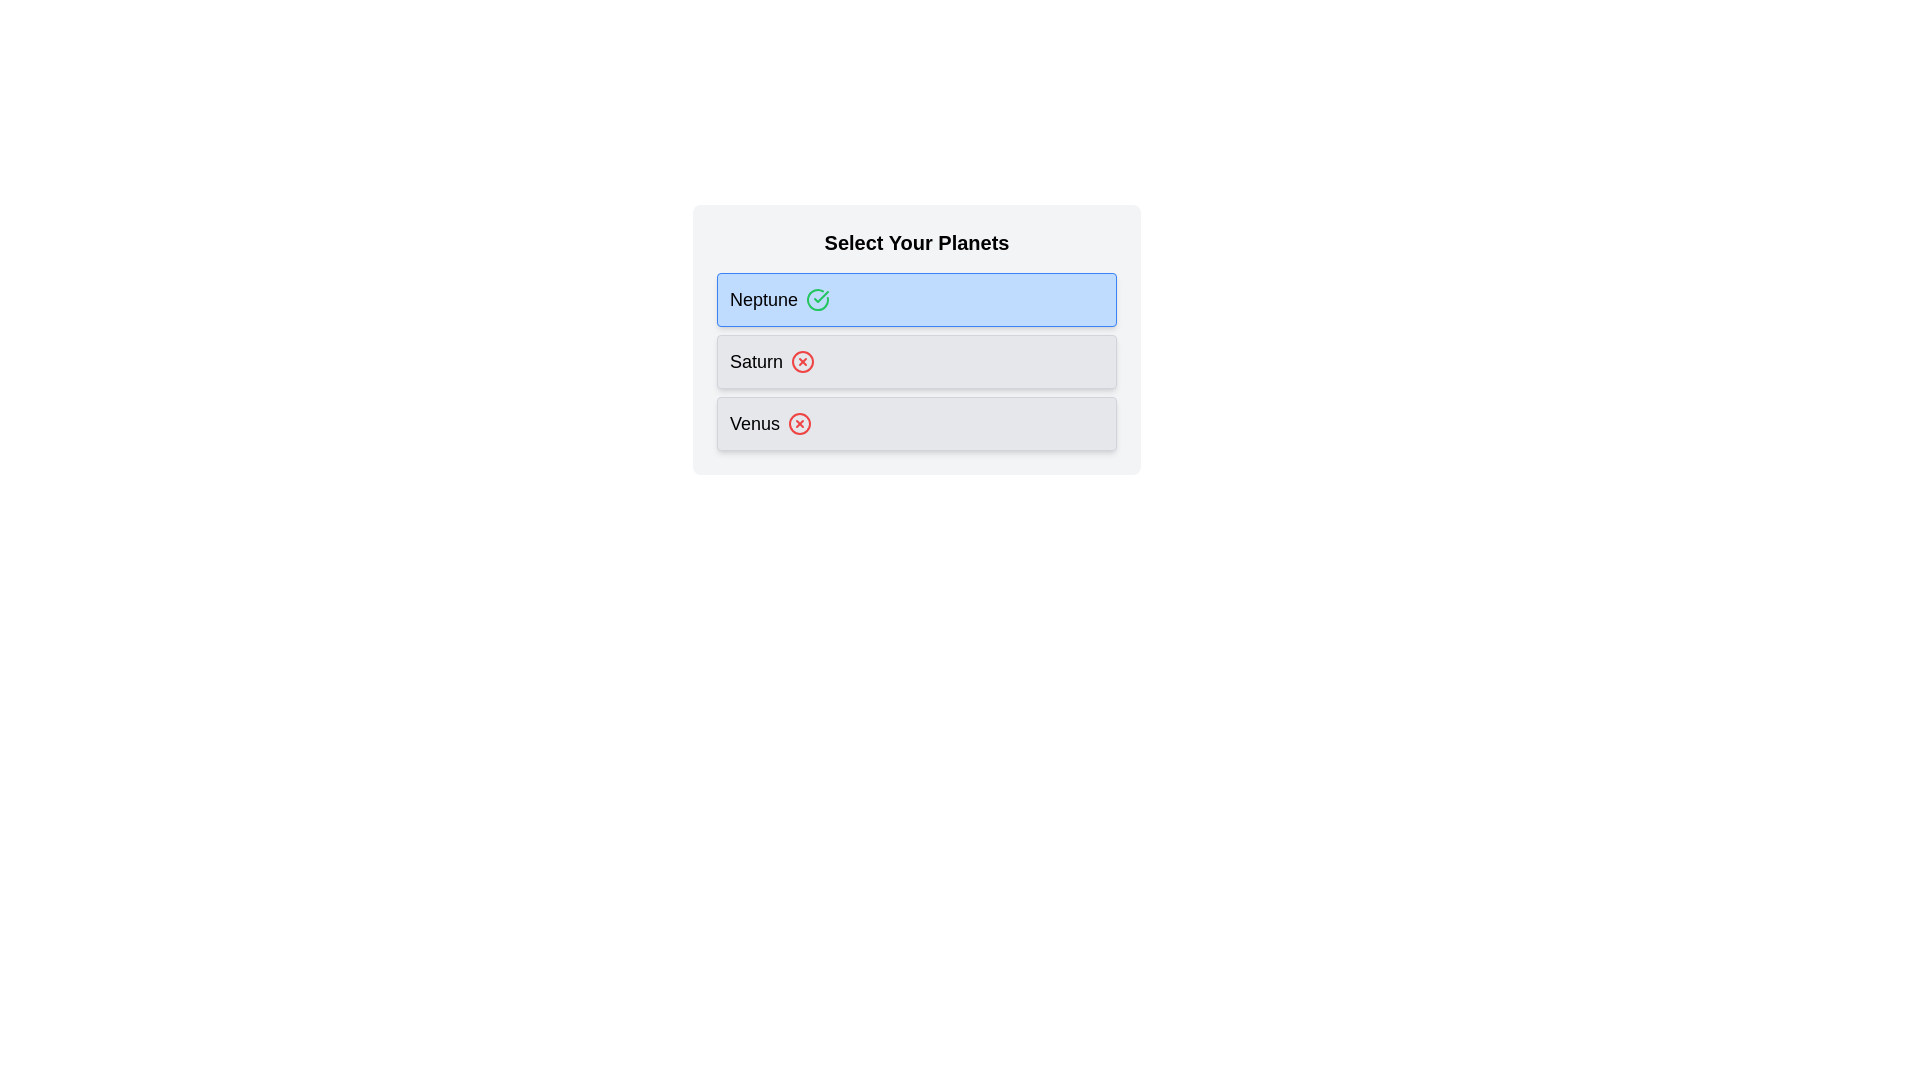  What do you see at coordinates (800, 423) in the screenshot?
I see `the chip labeled Venus` at bounding box center [800, 423].